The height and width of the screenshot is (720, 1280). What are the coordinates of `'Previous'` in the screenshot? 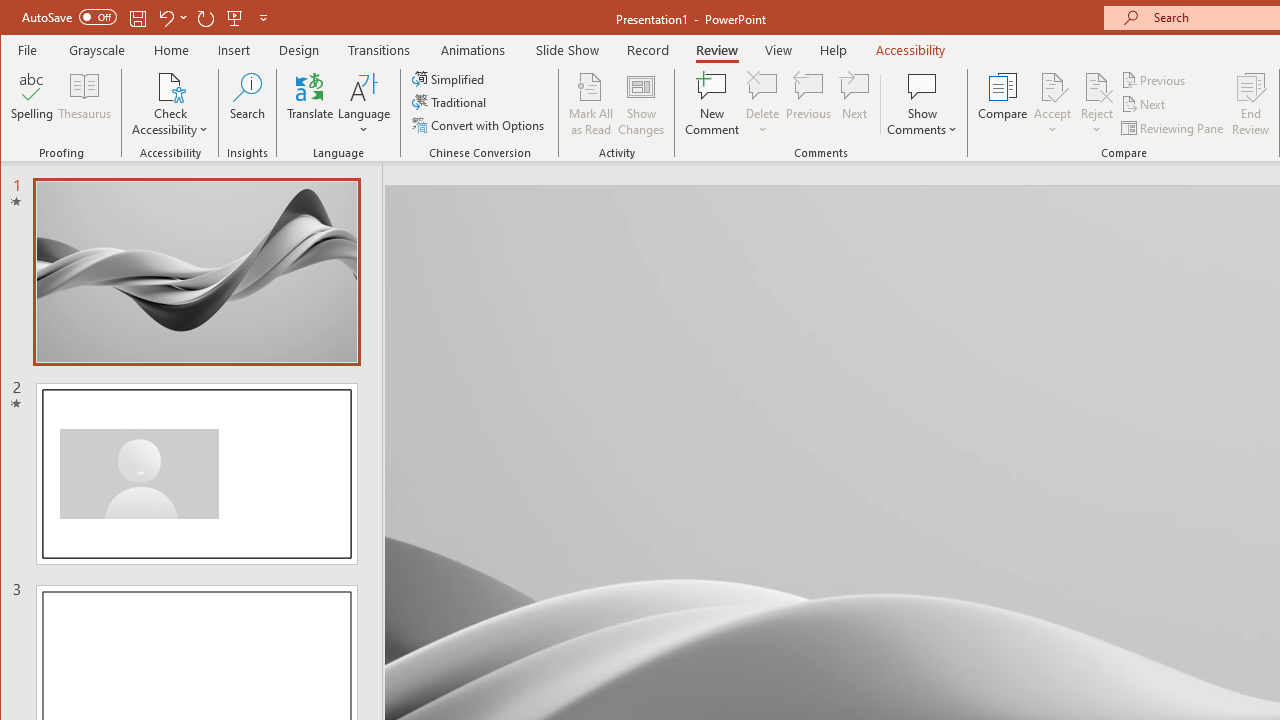 It's located at (1154, 79).